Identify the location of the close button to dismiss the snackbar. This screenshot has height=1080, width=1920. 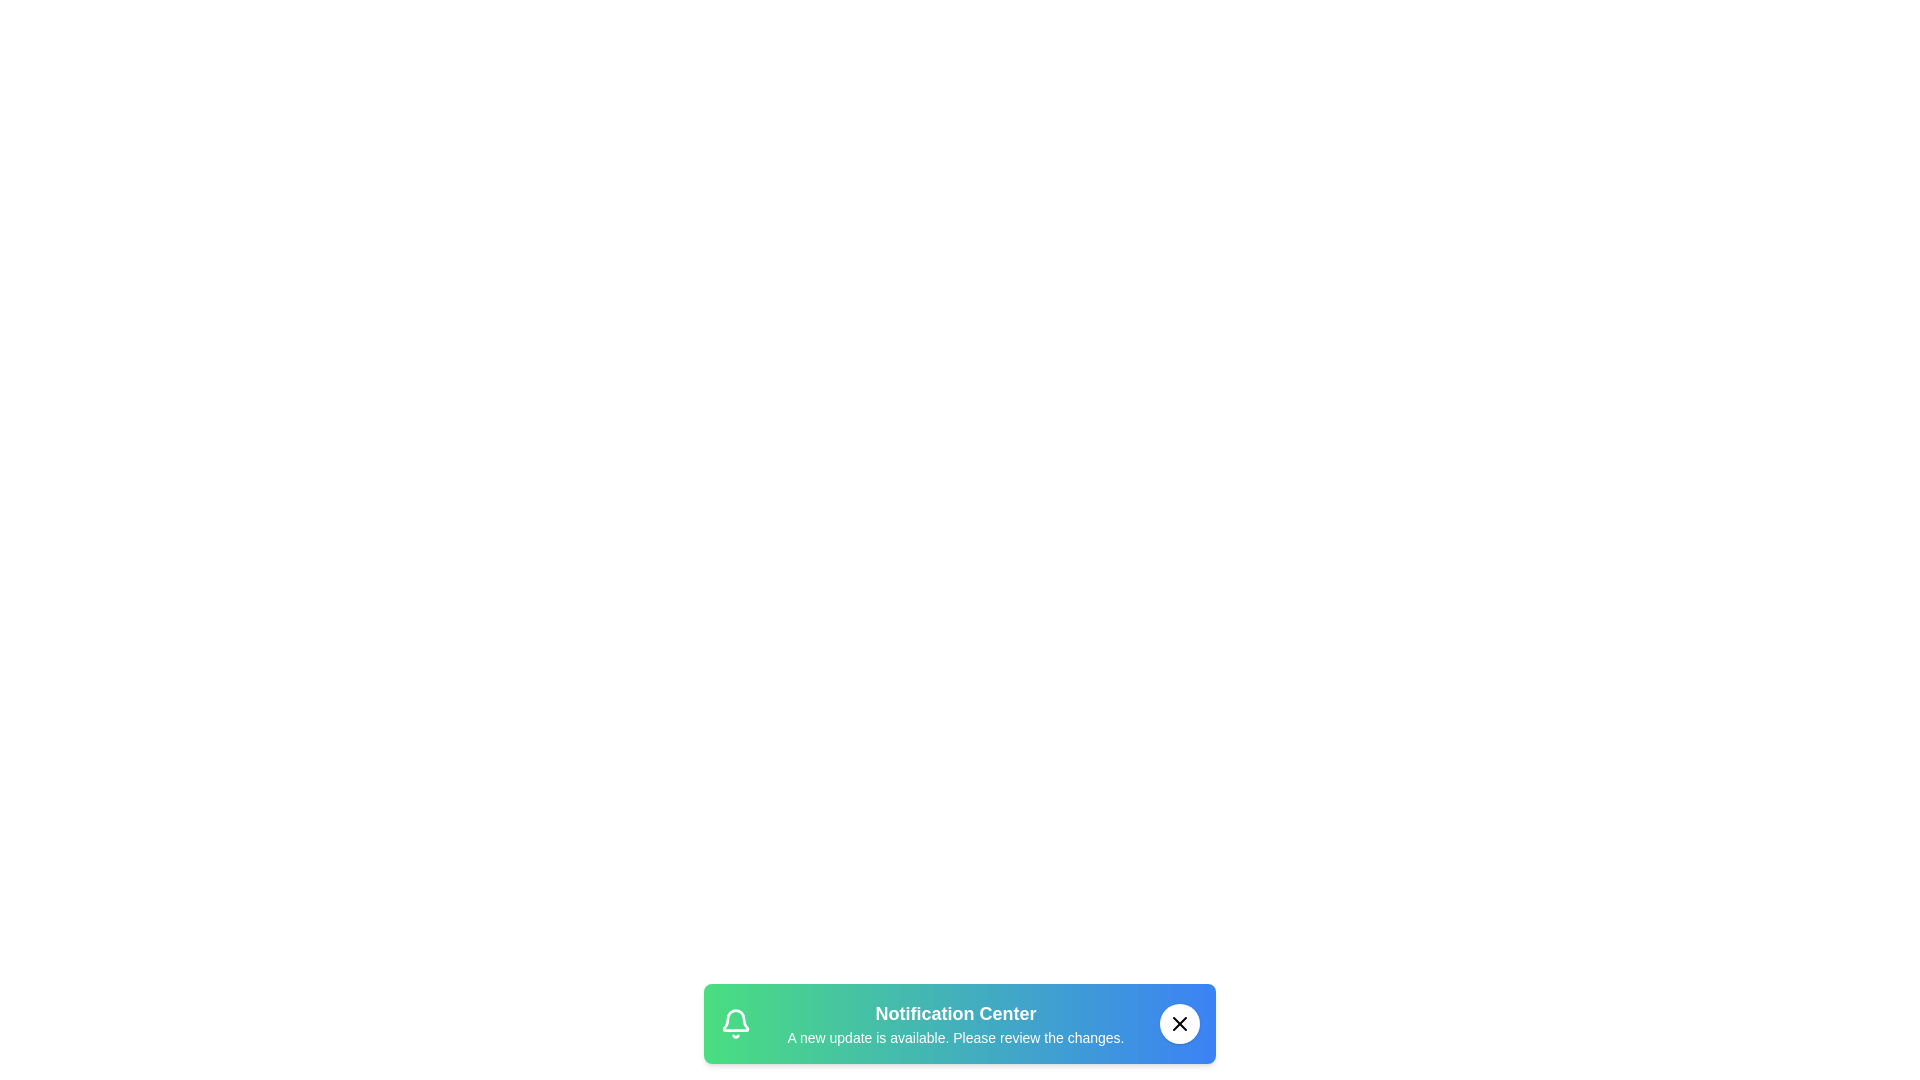
(1180, 1023).